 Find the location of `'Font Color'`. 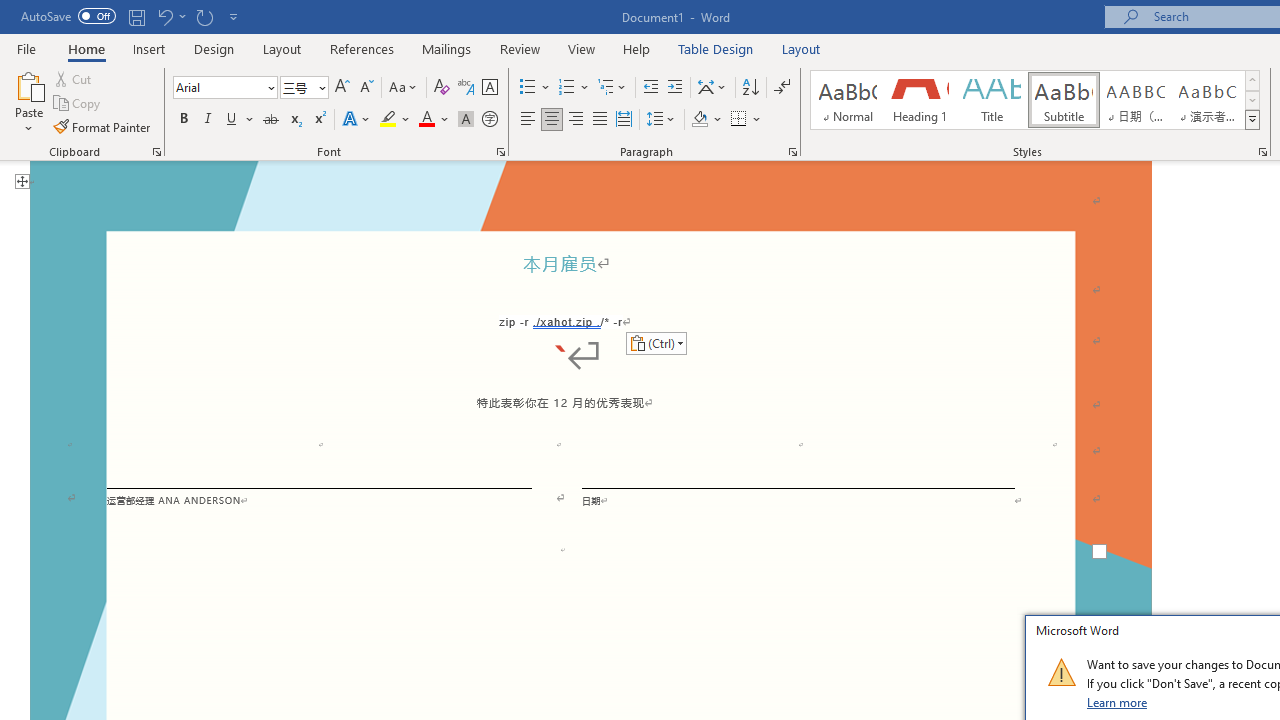

'Font Color' is located at coordinates (433, 119).